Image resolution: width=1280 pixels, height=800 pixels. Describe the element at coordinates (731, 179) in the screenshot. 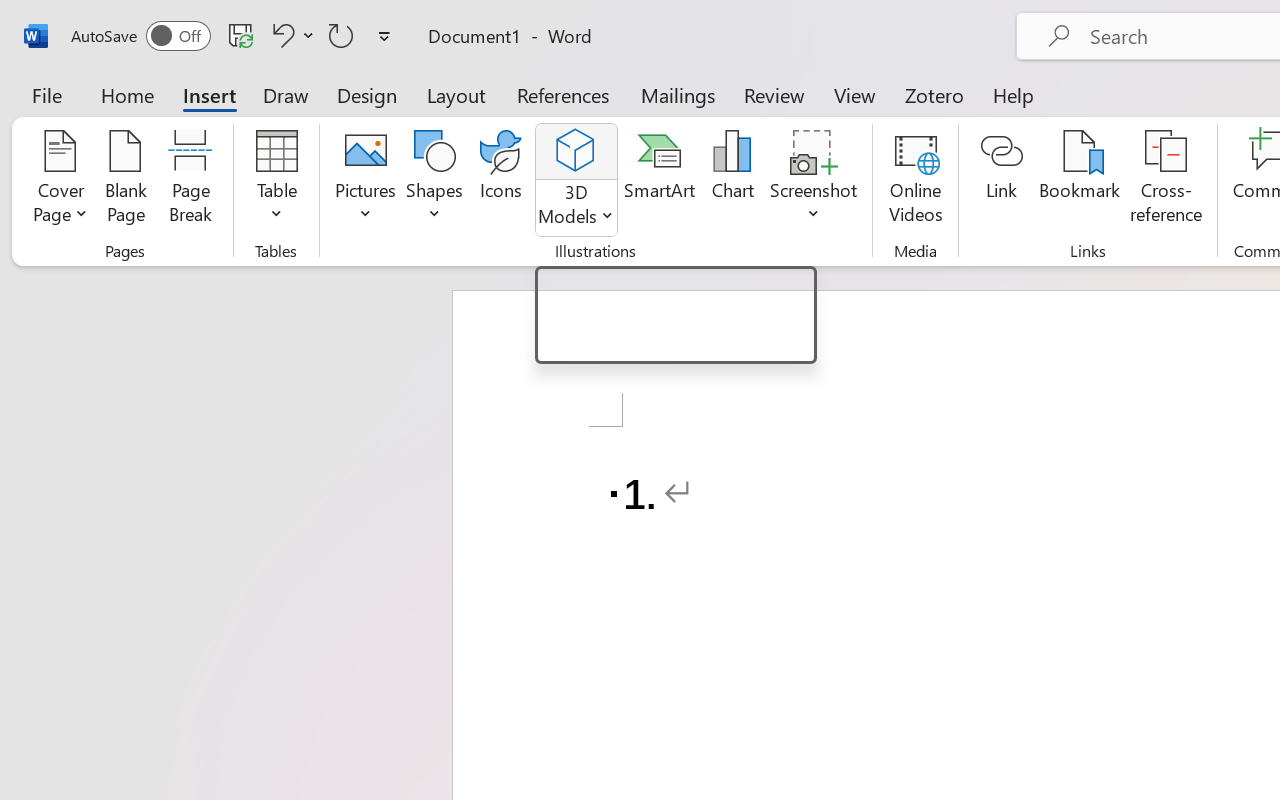

I see `'Chart...'` at that location.